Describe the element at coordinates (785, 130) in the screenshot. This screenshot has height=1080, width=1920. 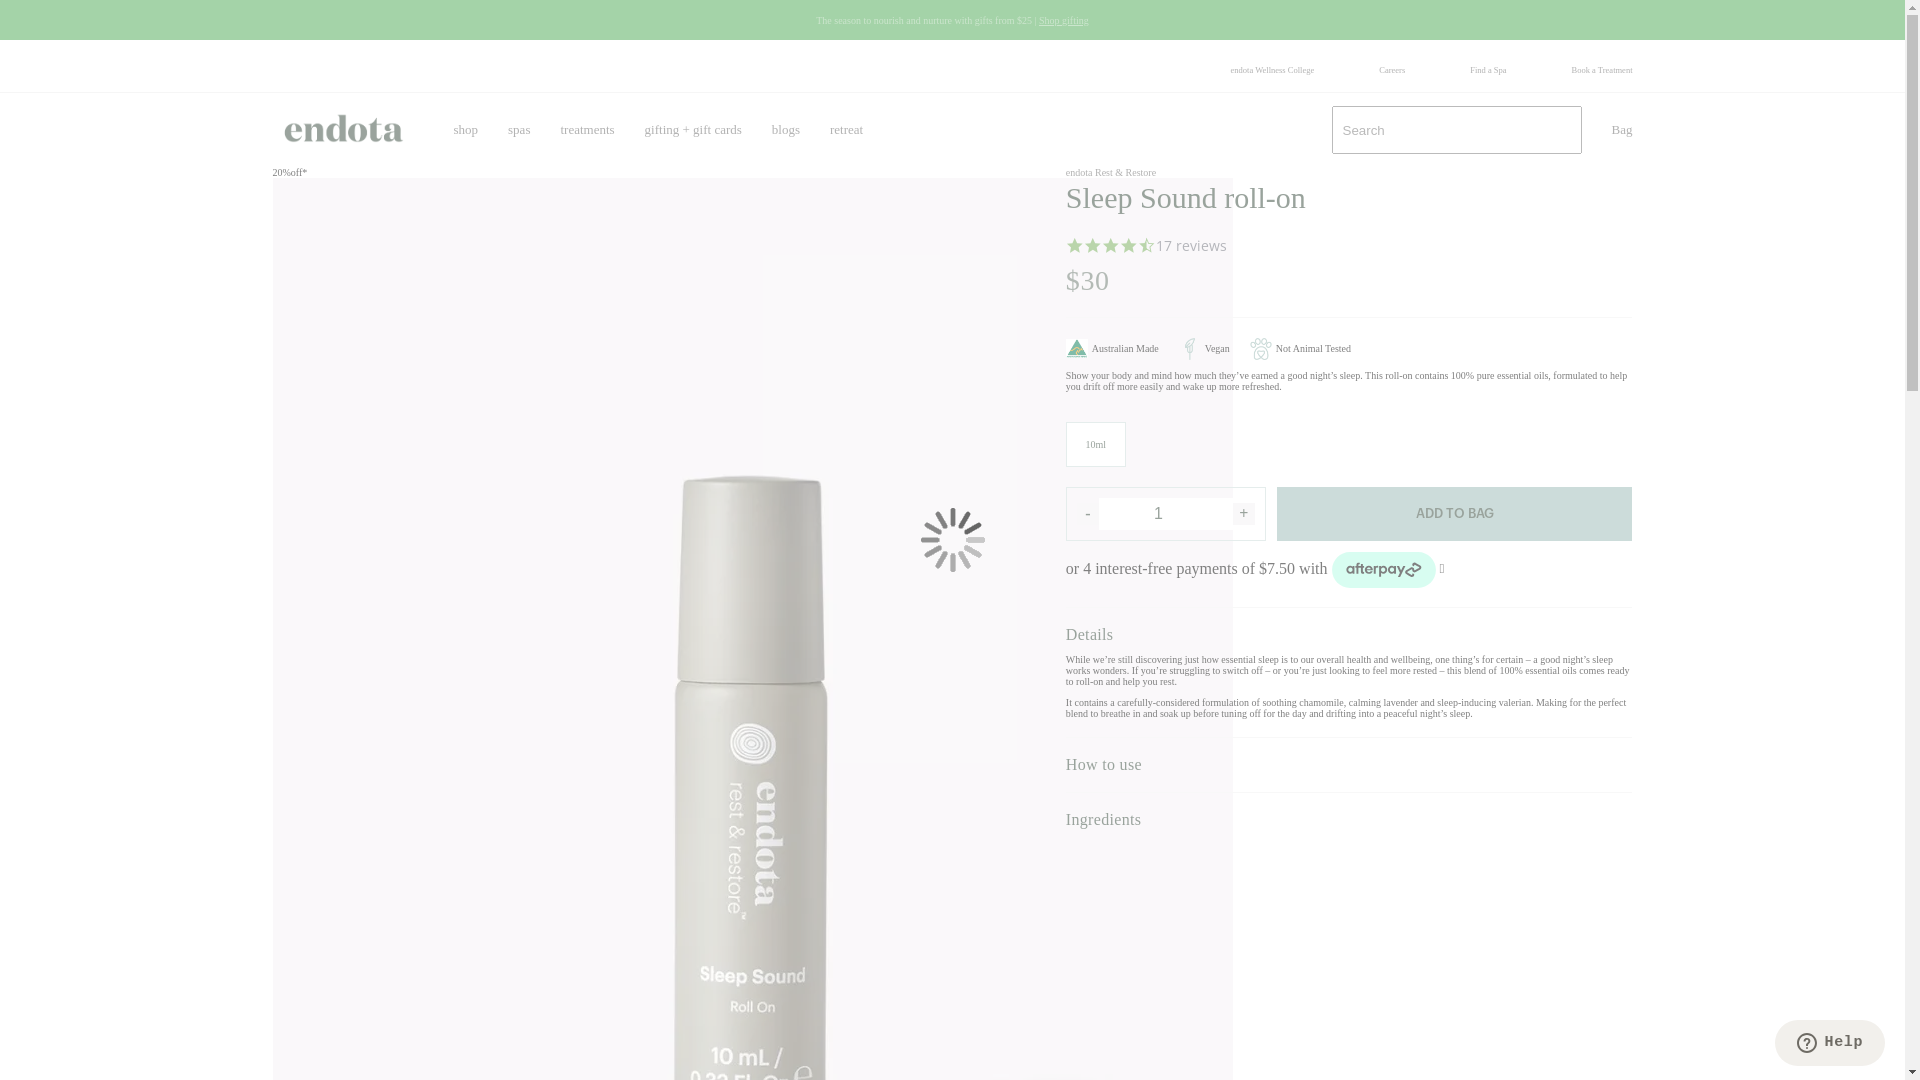
I see `'blogs'` at that location.